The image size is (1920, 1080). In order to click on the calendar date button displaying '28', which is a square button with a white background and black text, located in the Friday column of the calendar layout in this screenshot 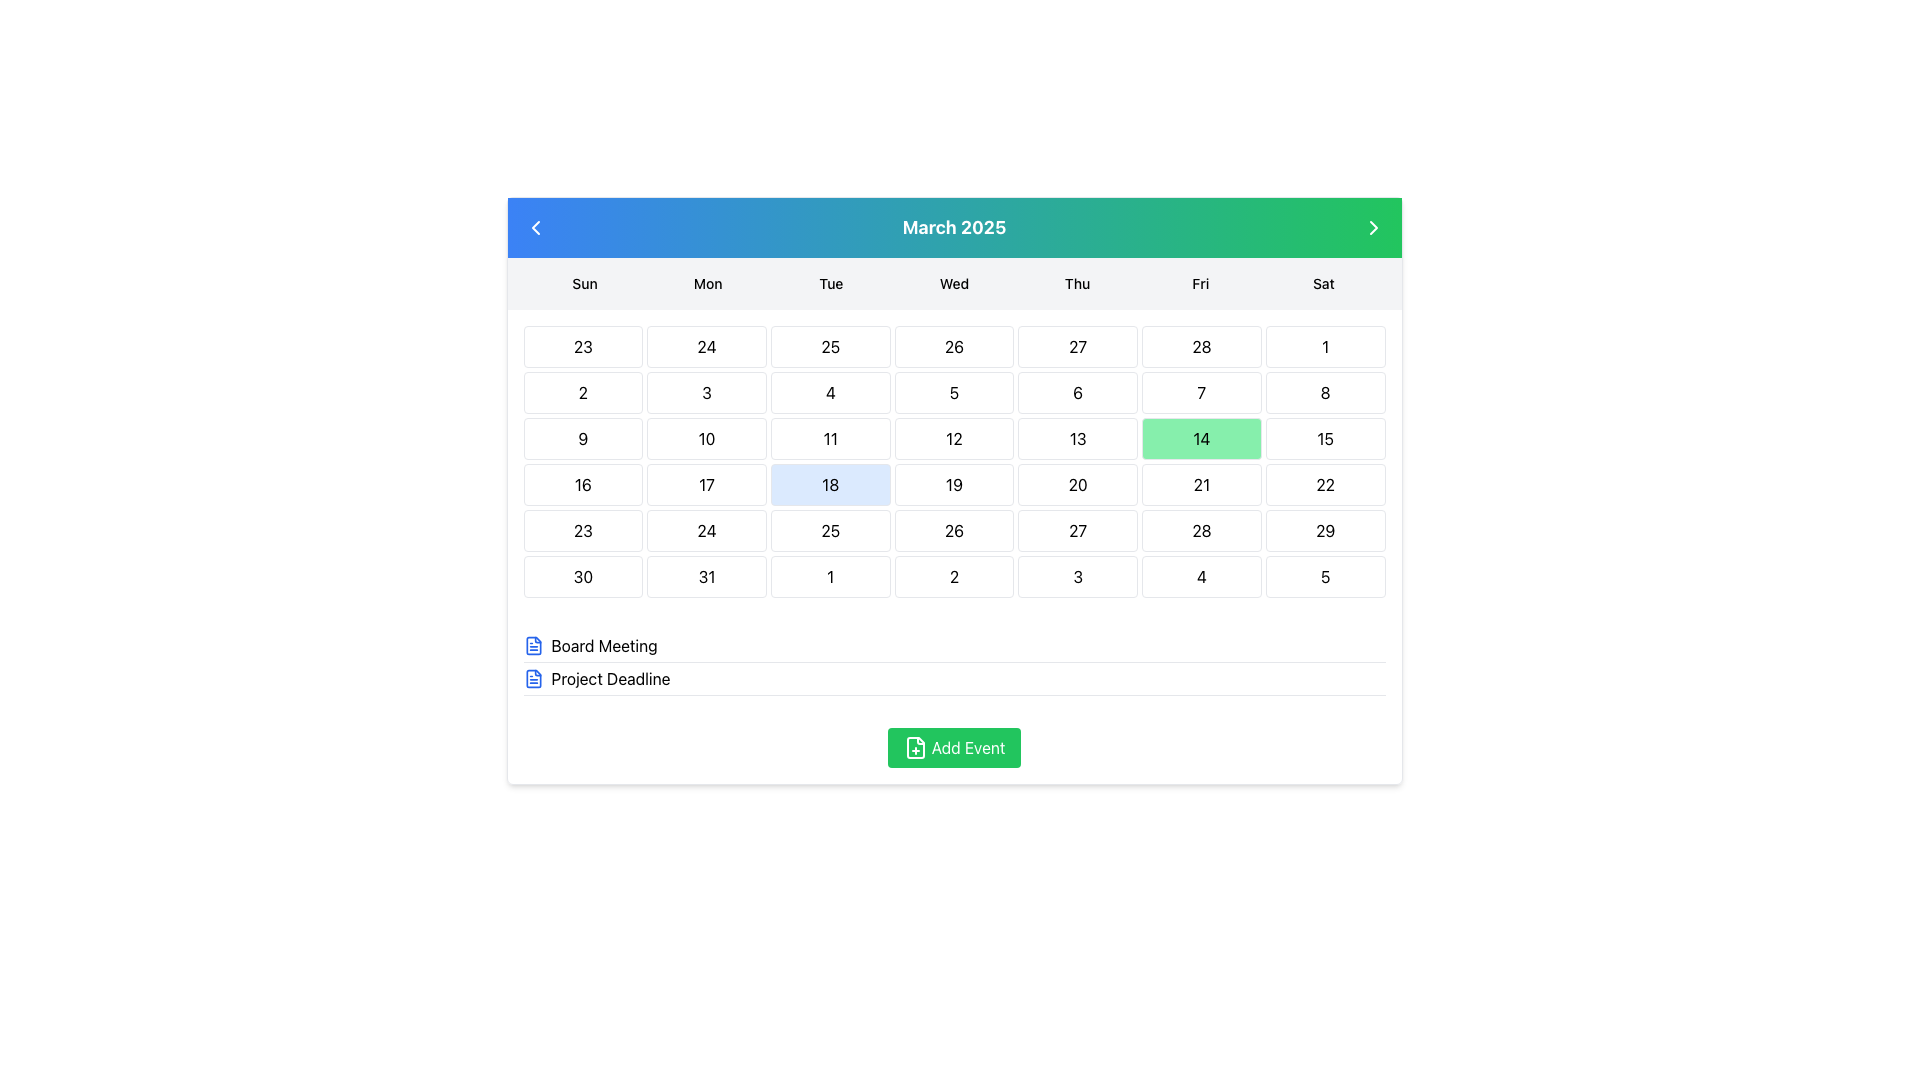, I will do `click(1200, 530)`.